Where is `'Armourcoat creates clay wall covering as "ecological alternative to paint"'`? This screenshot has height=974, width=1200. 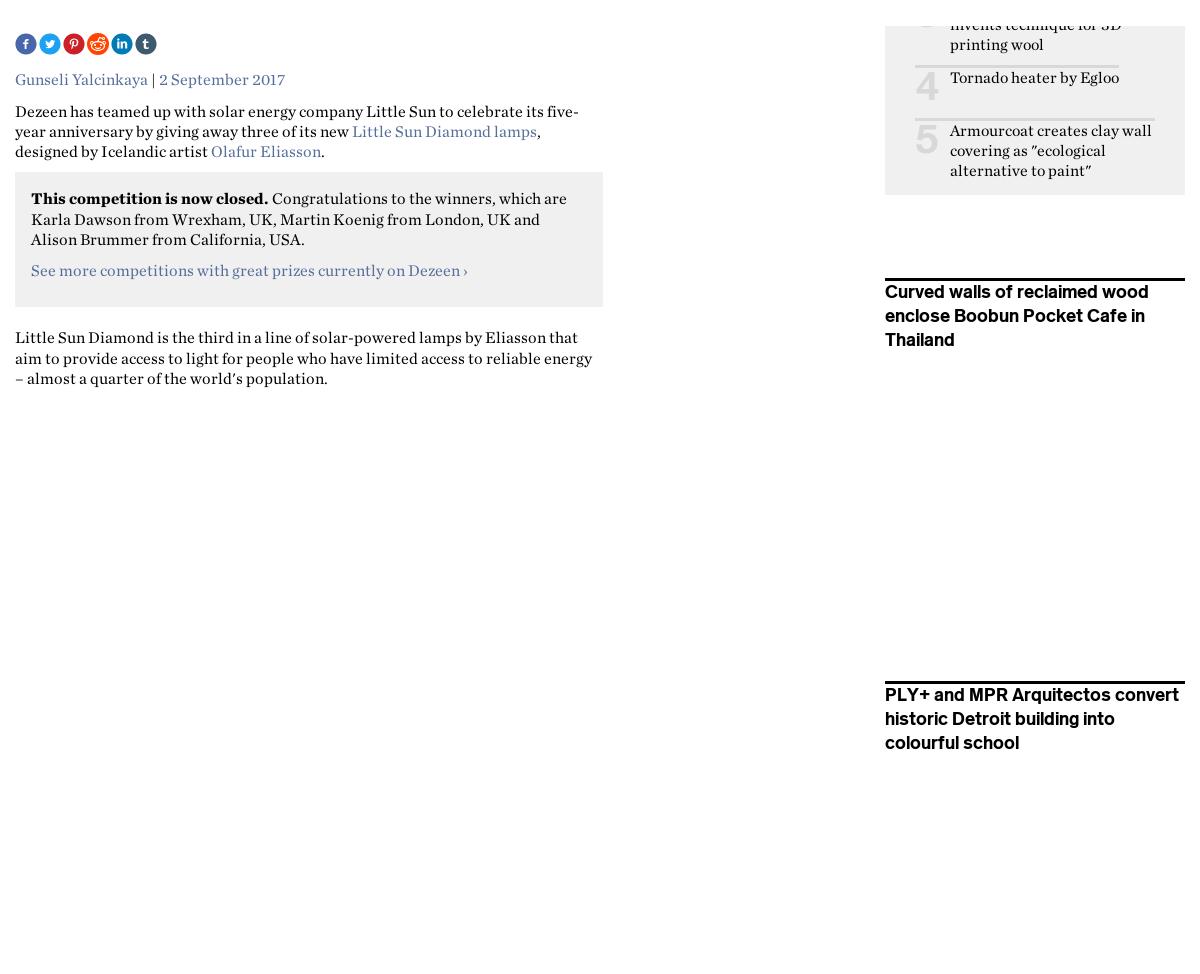 'Armourcoat creates clay wall covering as "ecological alternative to paint"' is located at coordinates (1050, 149).